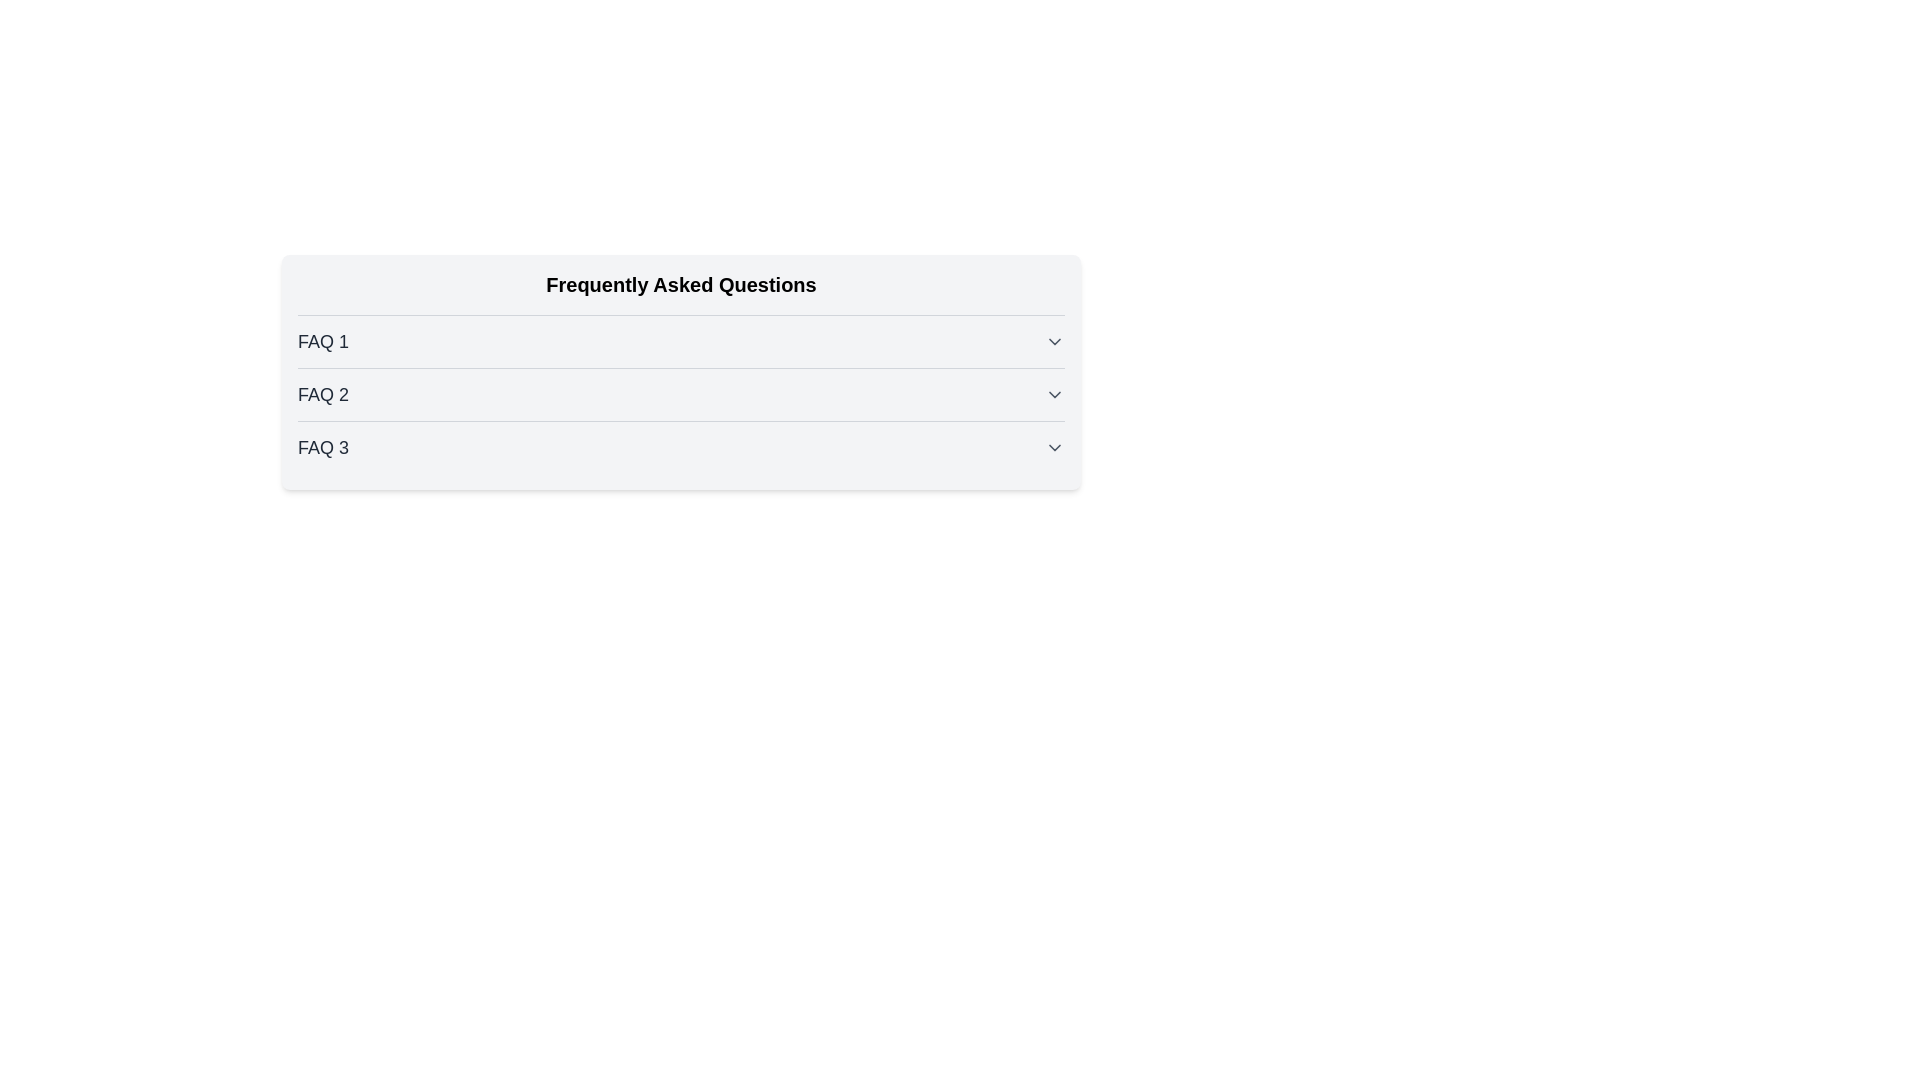 The height and width of the screenshot is (1080, 1920). I want to click on the third item in the FAQ list, labeled 'FAQ 3', so click(681, 440).